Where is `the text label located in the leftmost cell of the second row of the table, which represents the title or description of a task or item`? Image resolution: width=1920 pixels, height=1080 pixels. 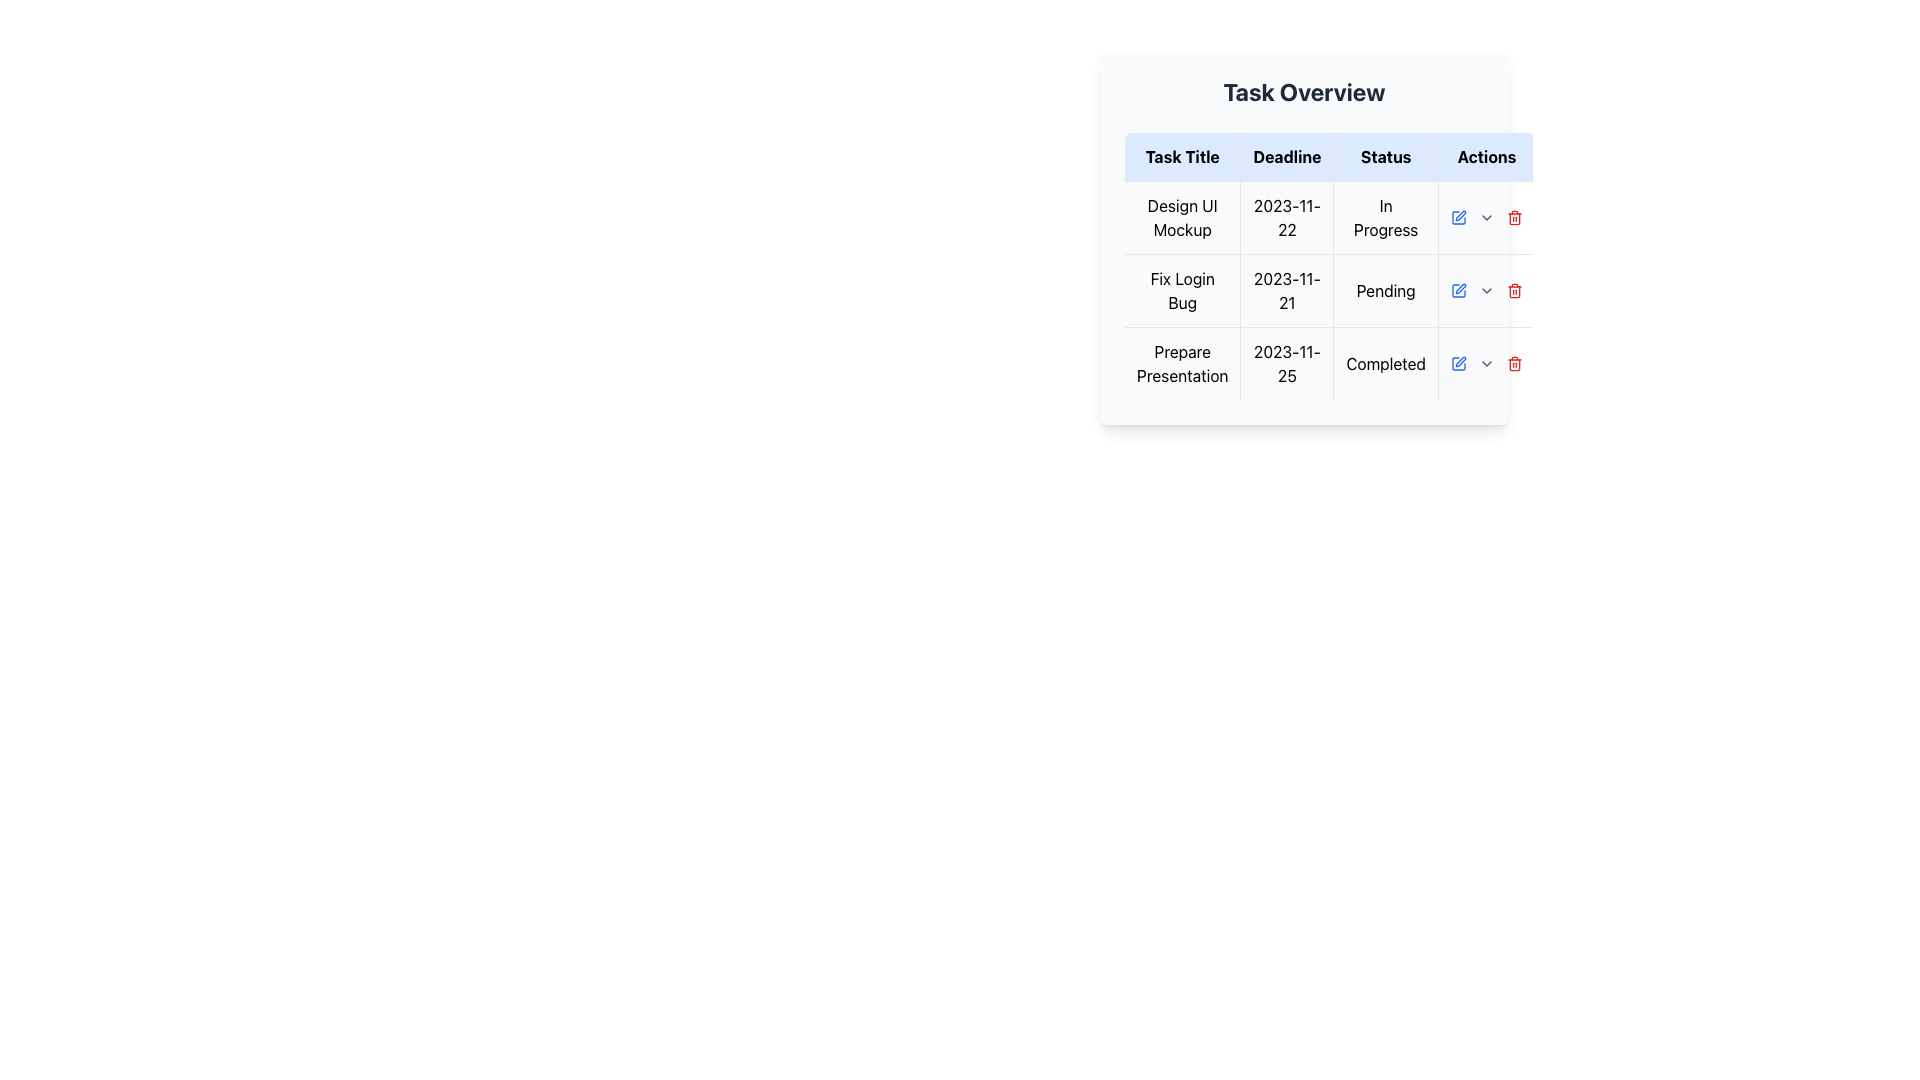
the text label located in the leftmost cell of the second row of the table, which represents the title or description of a task or item is located at coordinates (1182, 290).